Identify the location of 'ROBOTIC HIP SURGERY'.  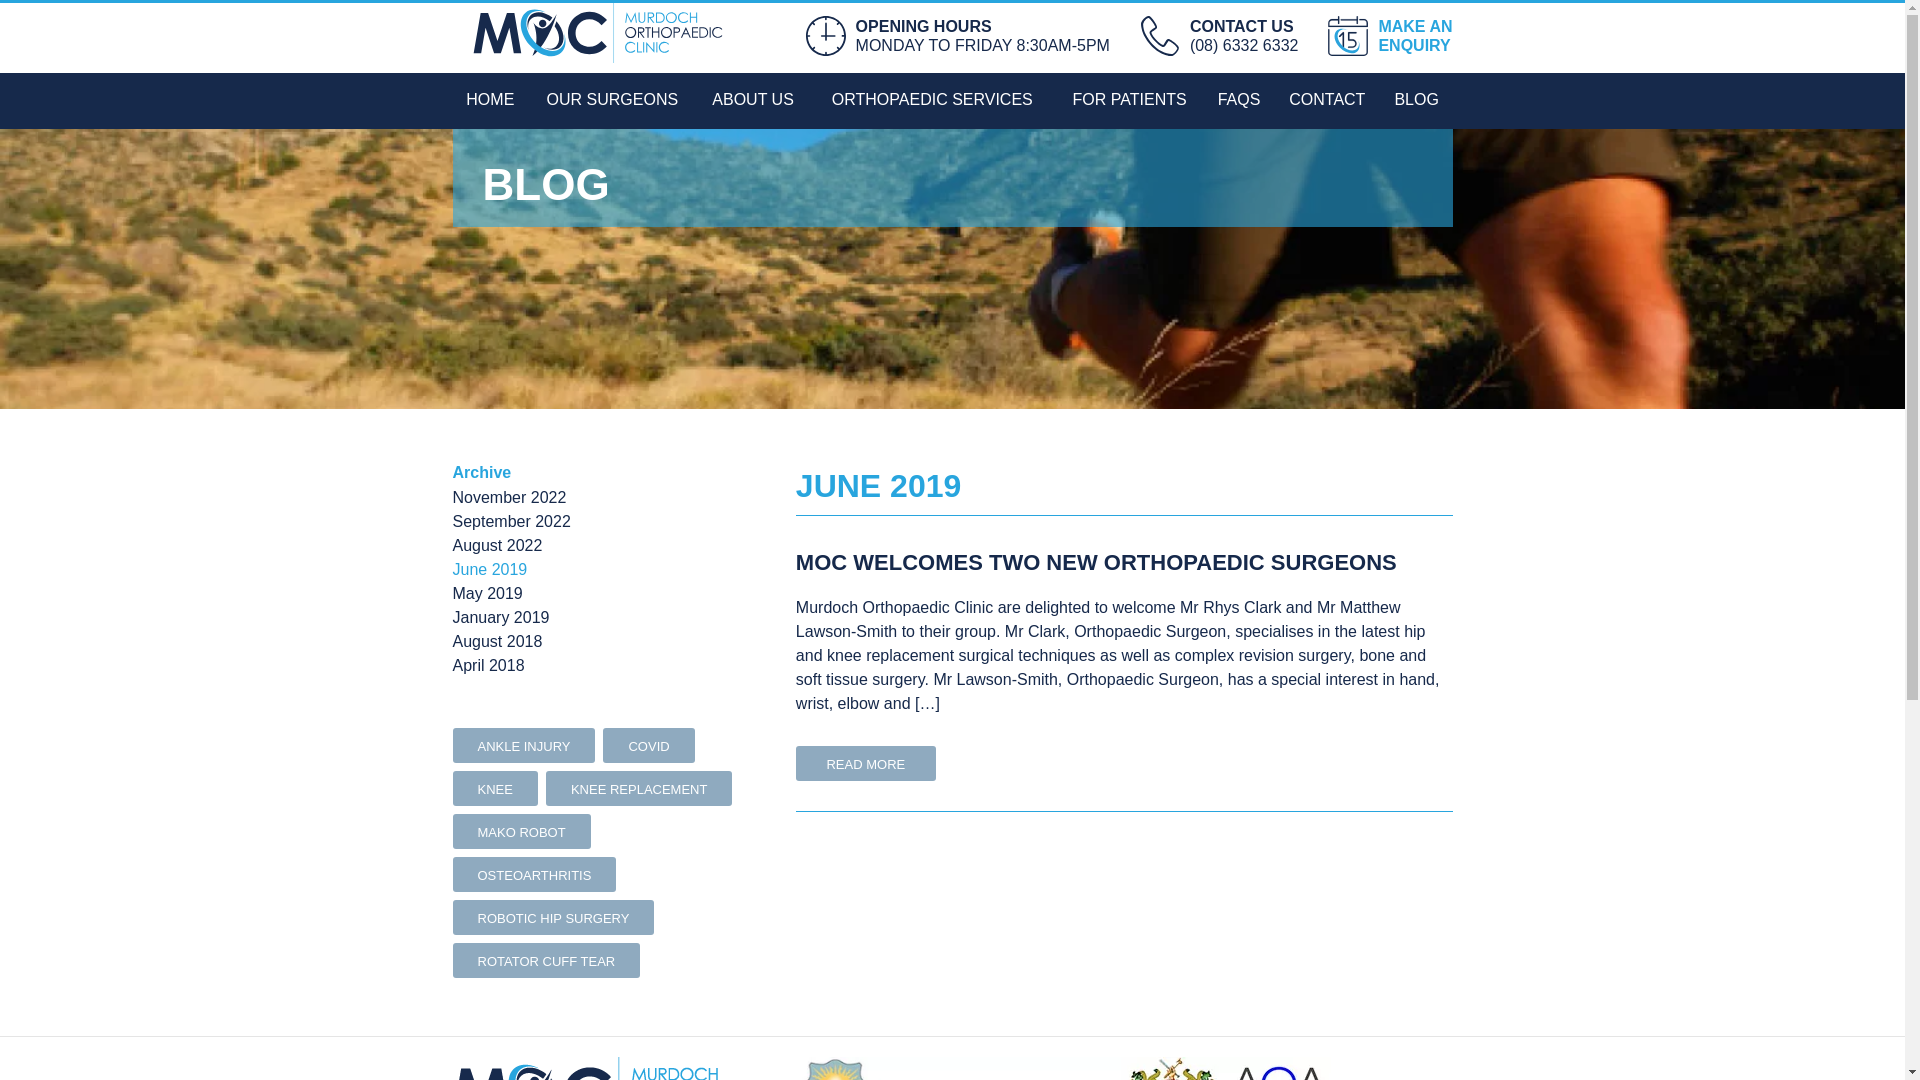
(552, 917).